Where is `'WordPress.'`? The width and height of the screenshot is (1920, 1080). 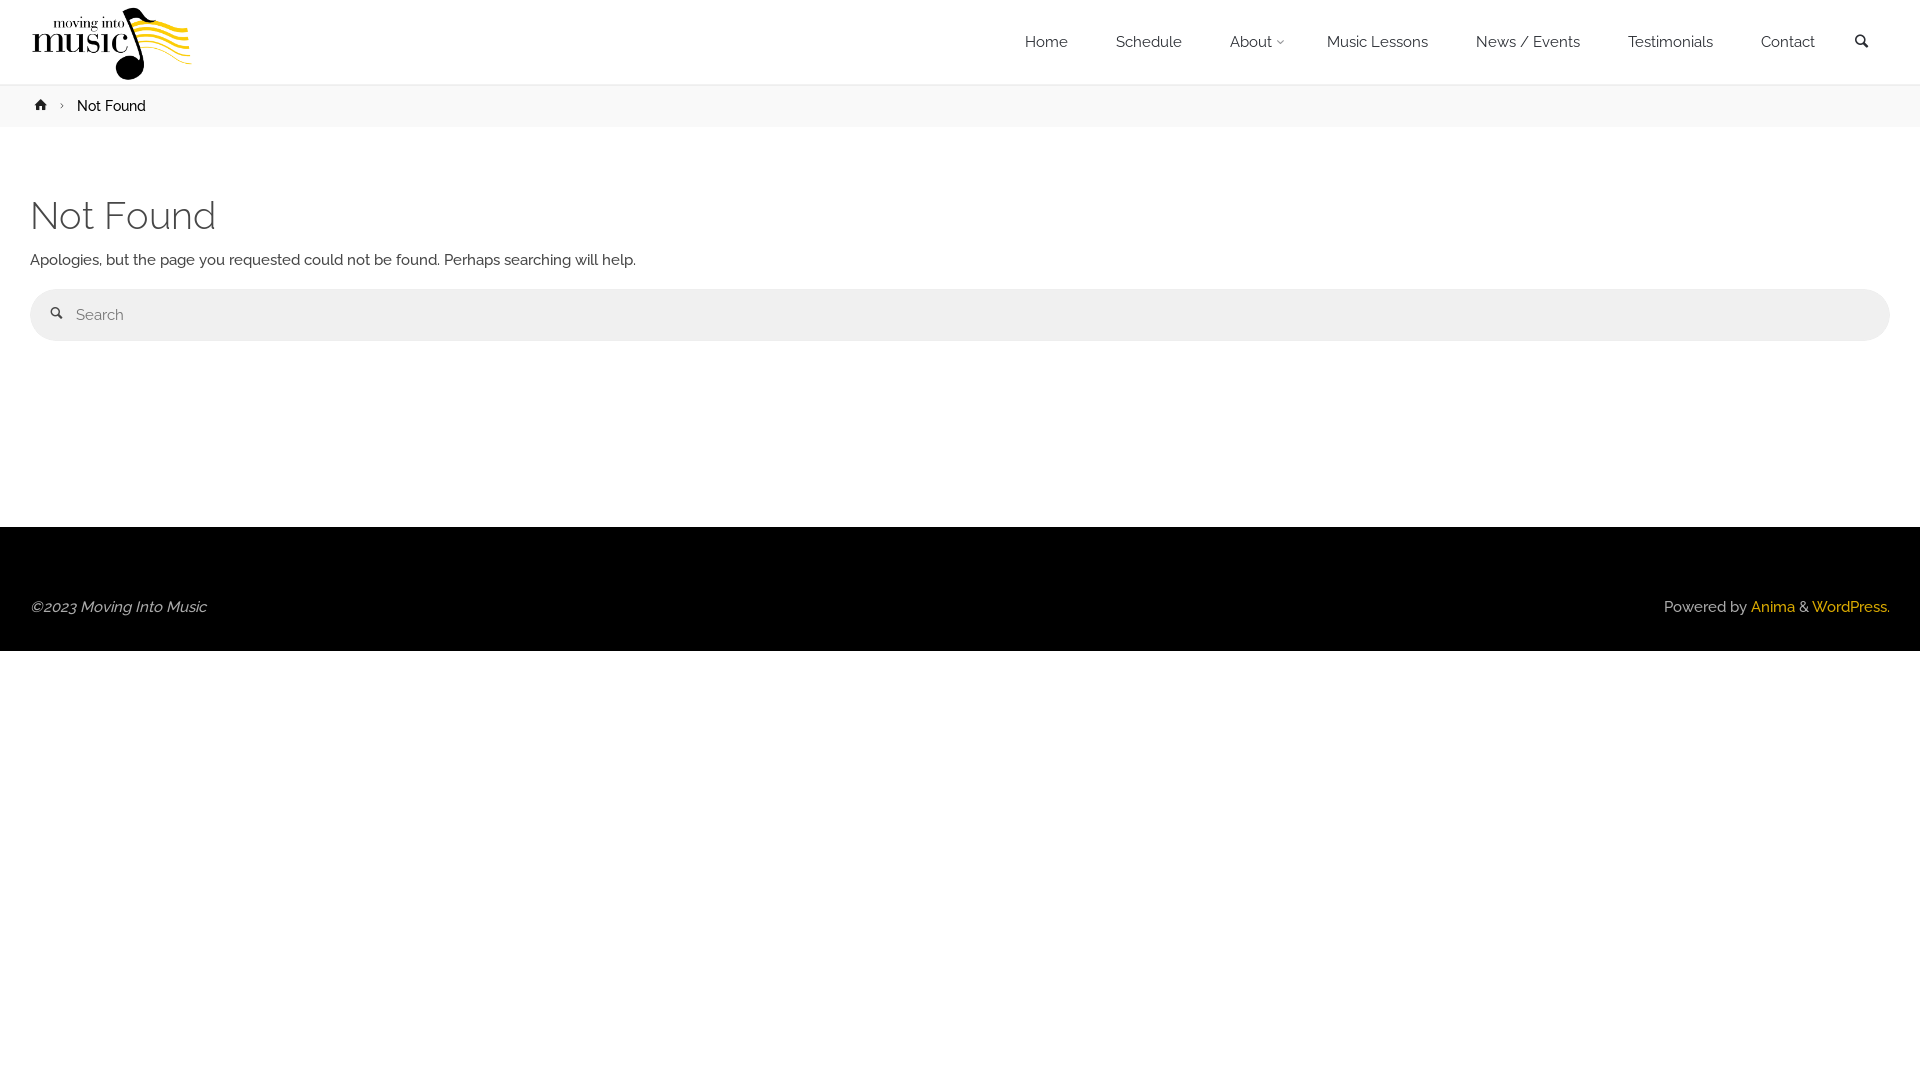 'WordPress.' is located at coordinates (1850, 605).